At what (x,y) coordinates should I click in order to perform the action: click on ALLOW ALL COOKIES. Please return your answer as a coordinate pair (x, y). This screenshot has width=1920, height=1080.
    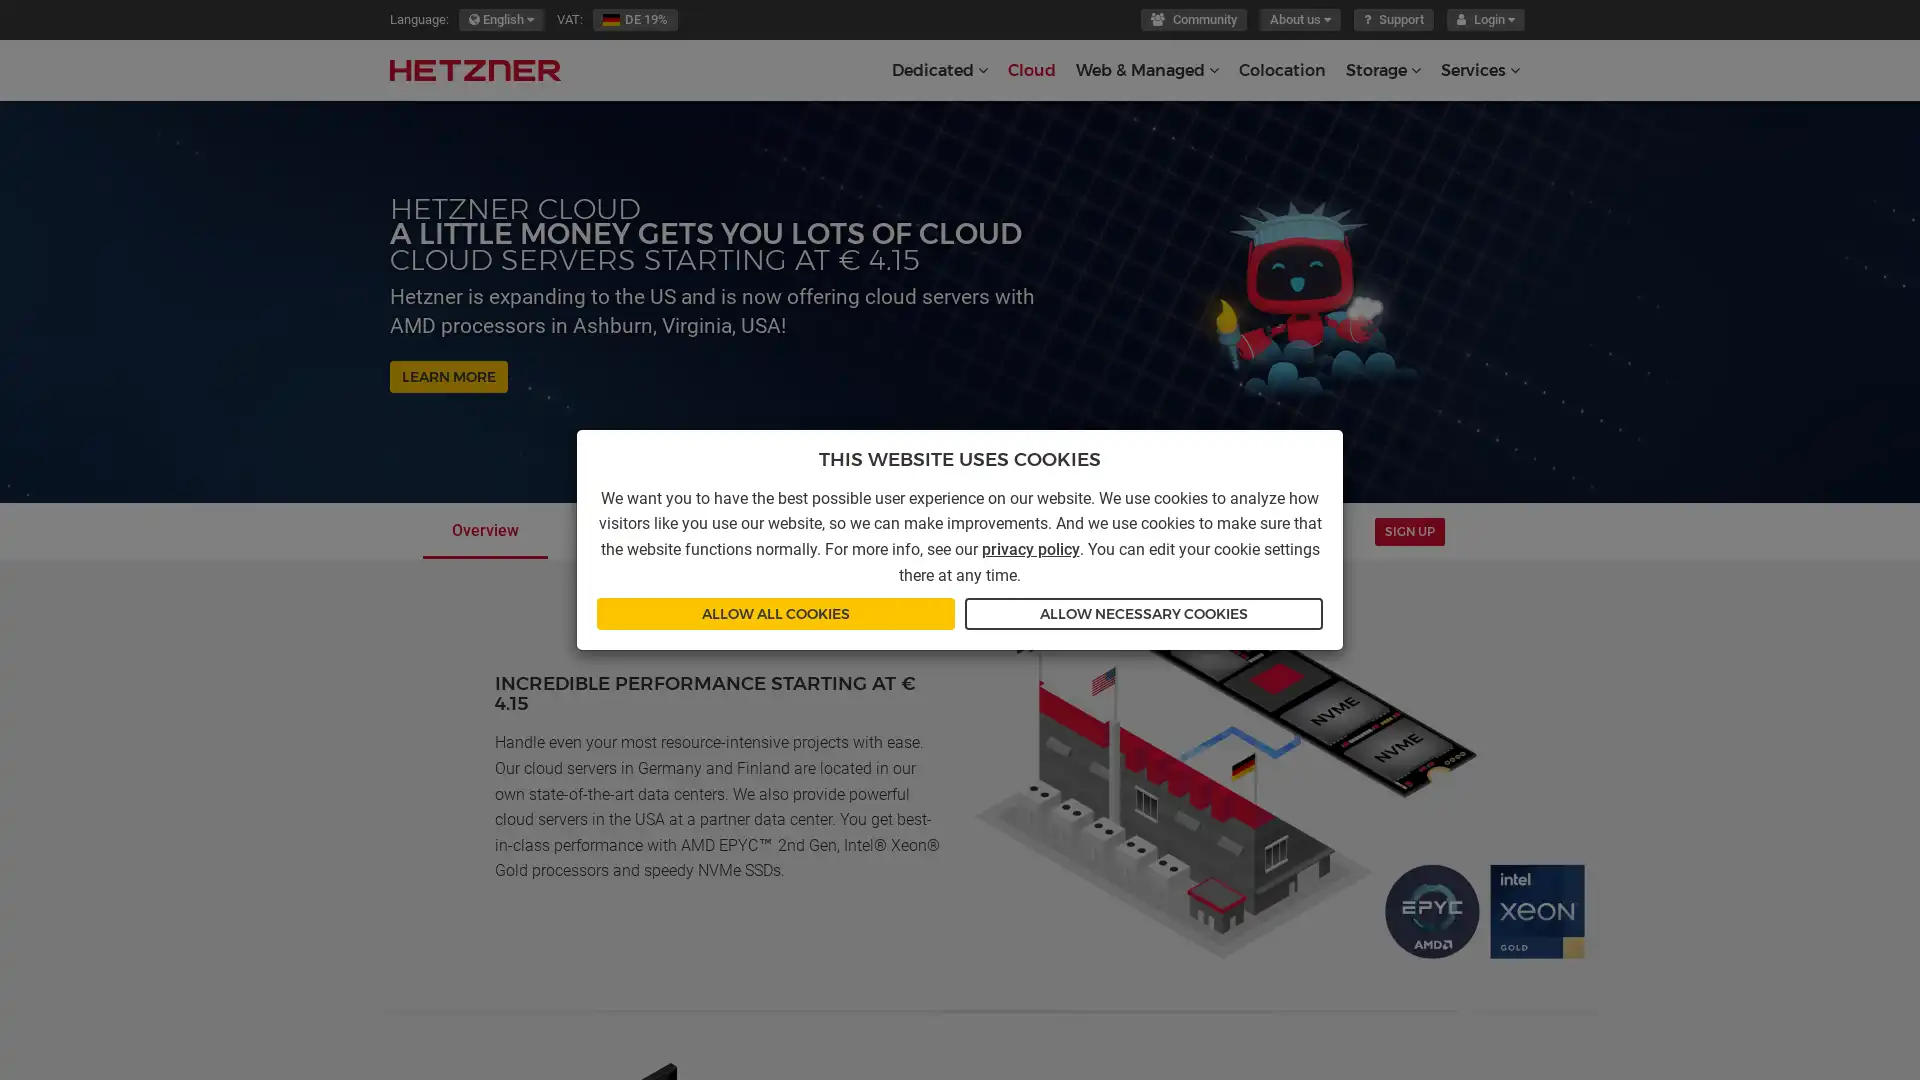
    Looking at the image, I should click on (775, 612).